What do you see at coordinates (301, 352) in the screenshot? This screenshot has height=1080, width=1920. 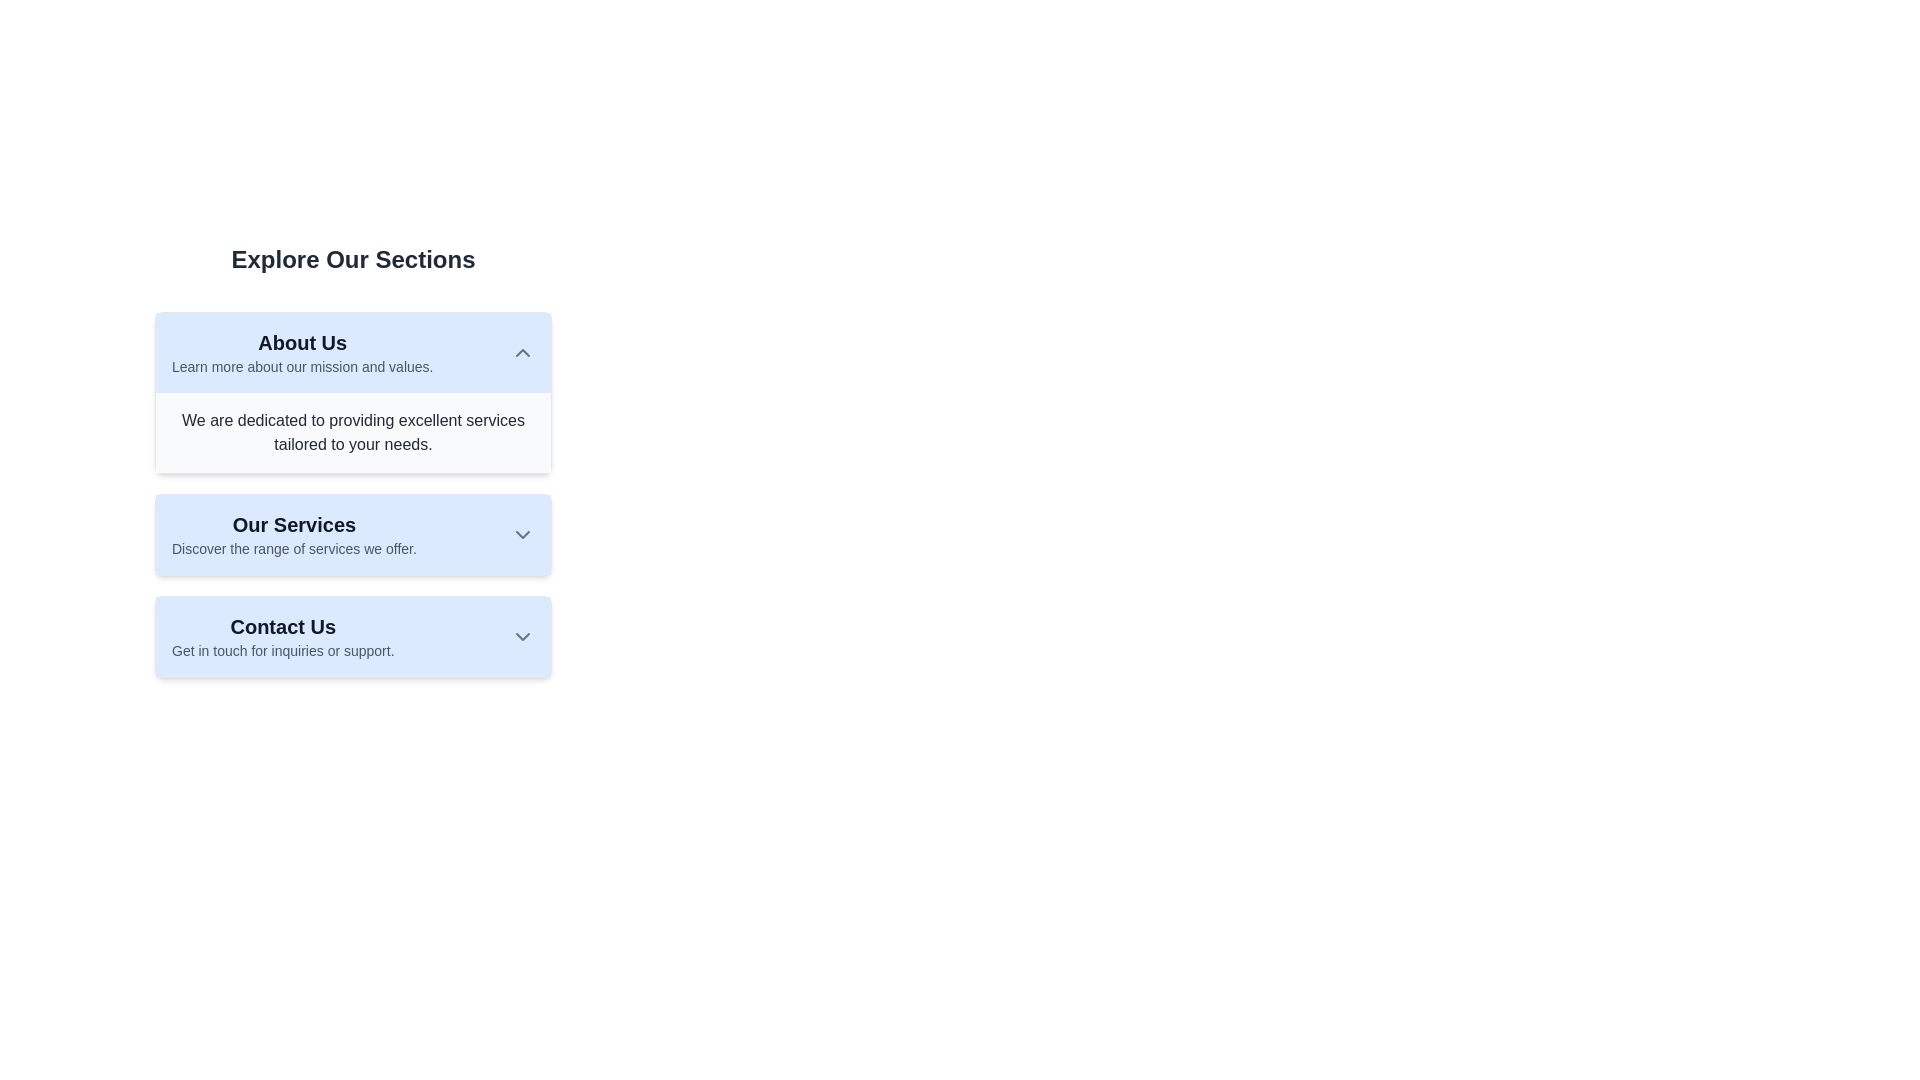 I see `text content of the 'About Us' section in the Text block, which is the first element under 'Explore Our Sections' and is visually separated from 'Our Services'` at bounding box center [301, 352].